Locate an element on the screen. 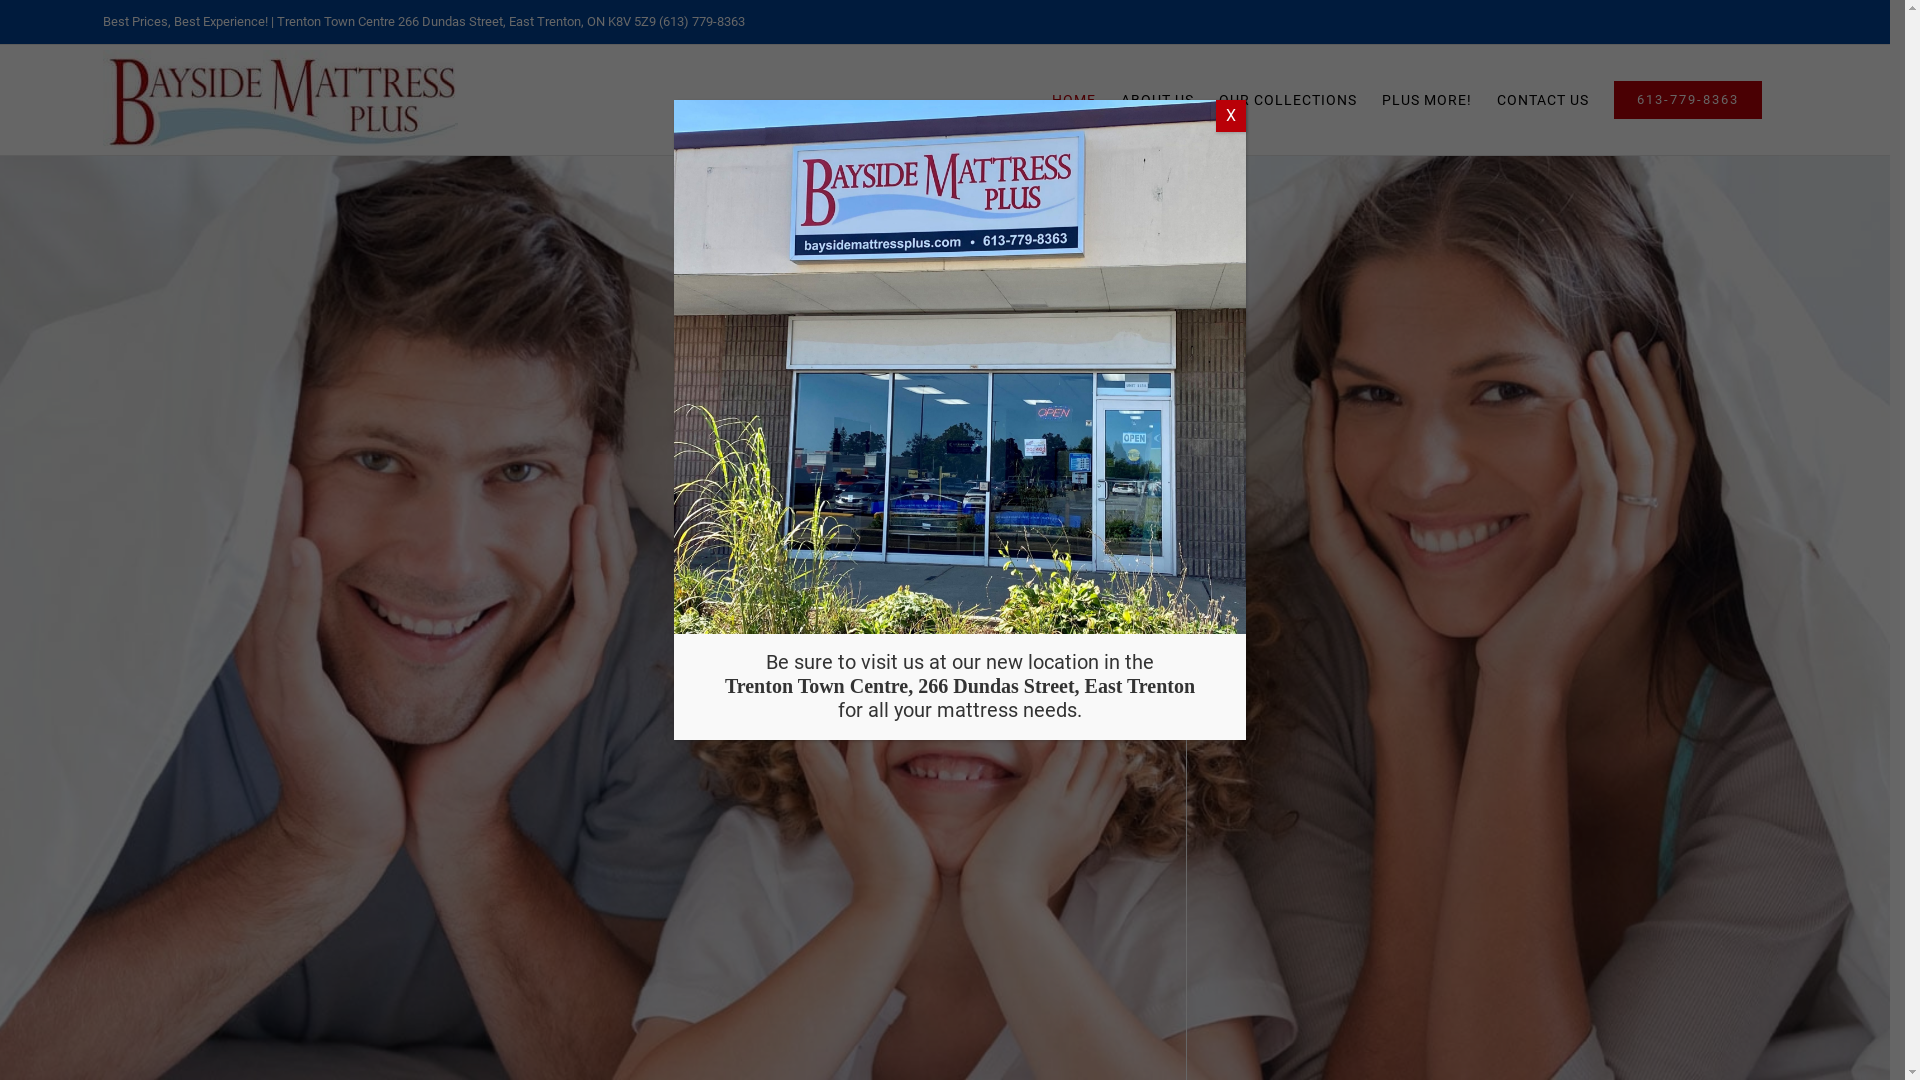 This screenshot has width=1920, height=1080. '613-779-8363' is located at coordinates (1687, 100).